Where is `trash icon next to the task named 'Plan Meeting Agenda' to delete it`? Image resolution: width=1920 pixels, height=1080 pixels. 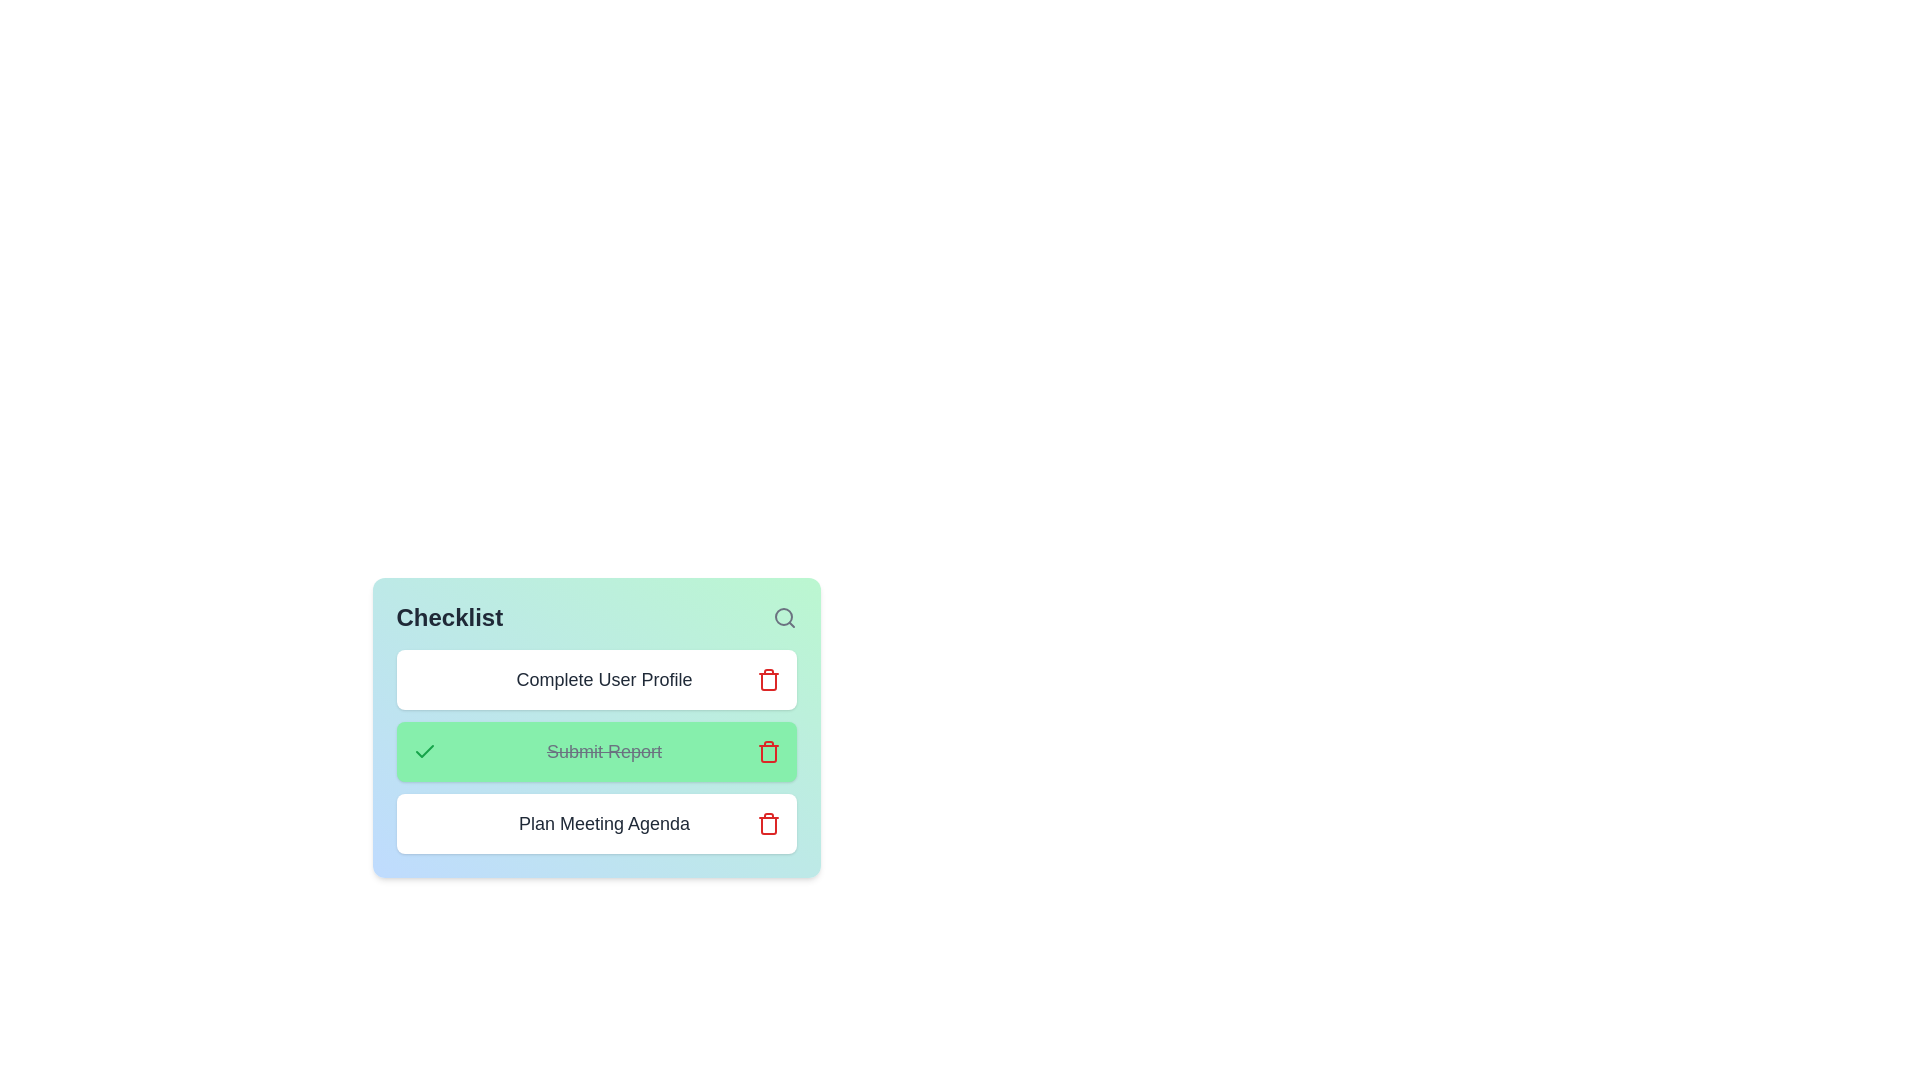 trash icon next to the task named 'Plan Meeting Agenda' to delete it is located at coordinates (767, 824).